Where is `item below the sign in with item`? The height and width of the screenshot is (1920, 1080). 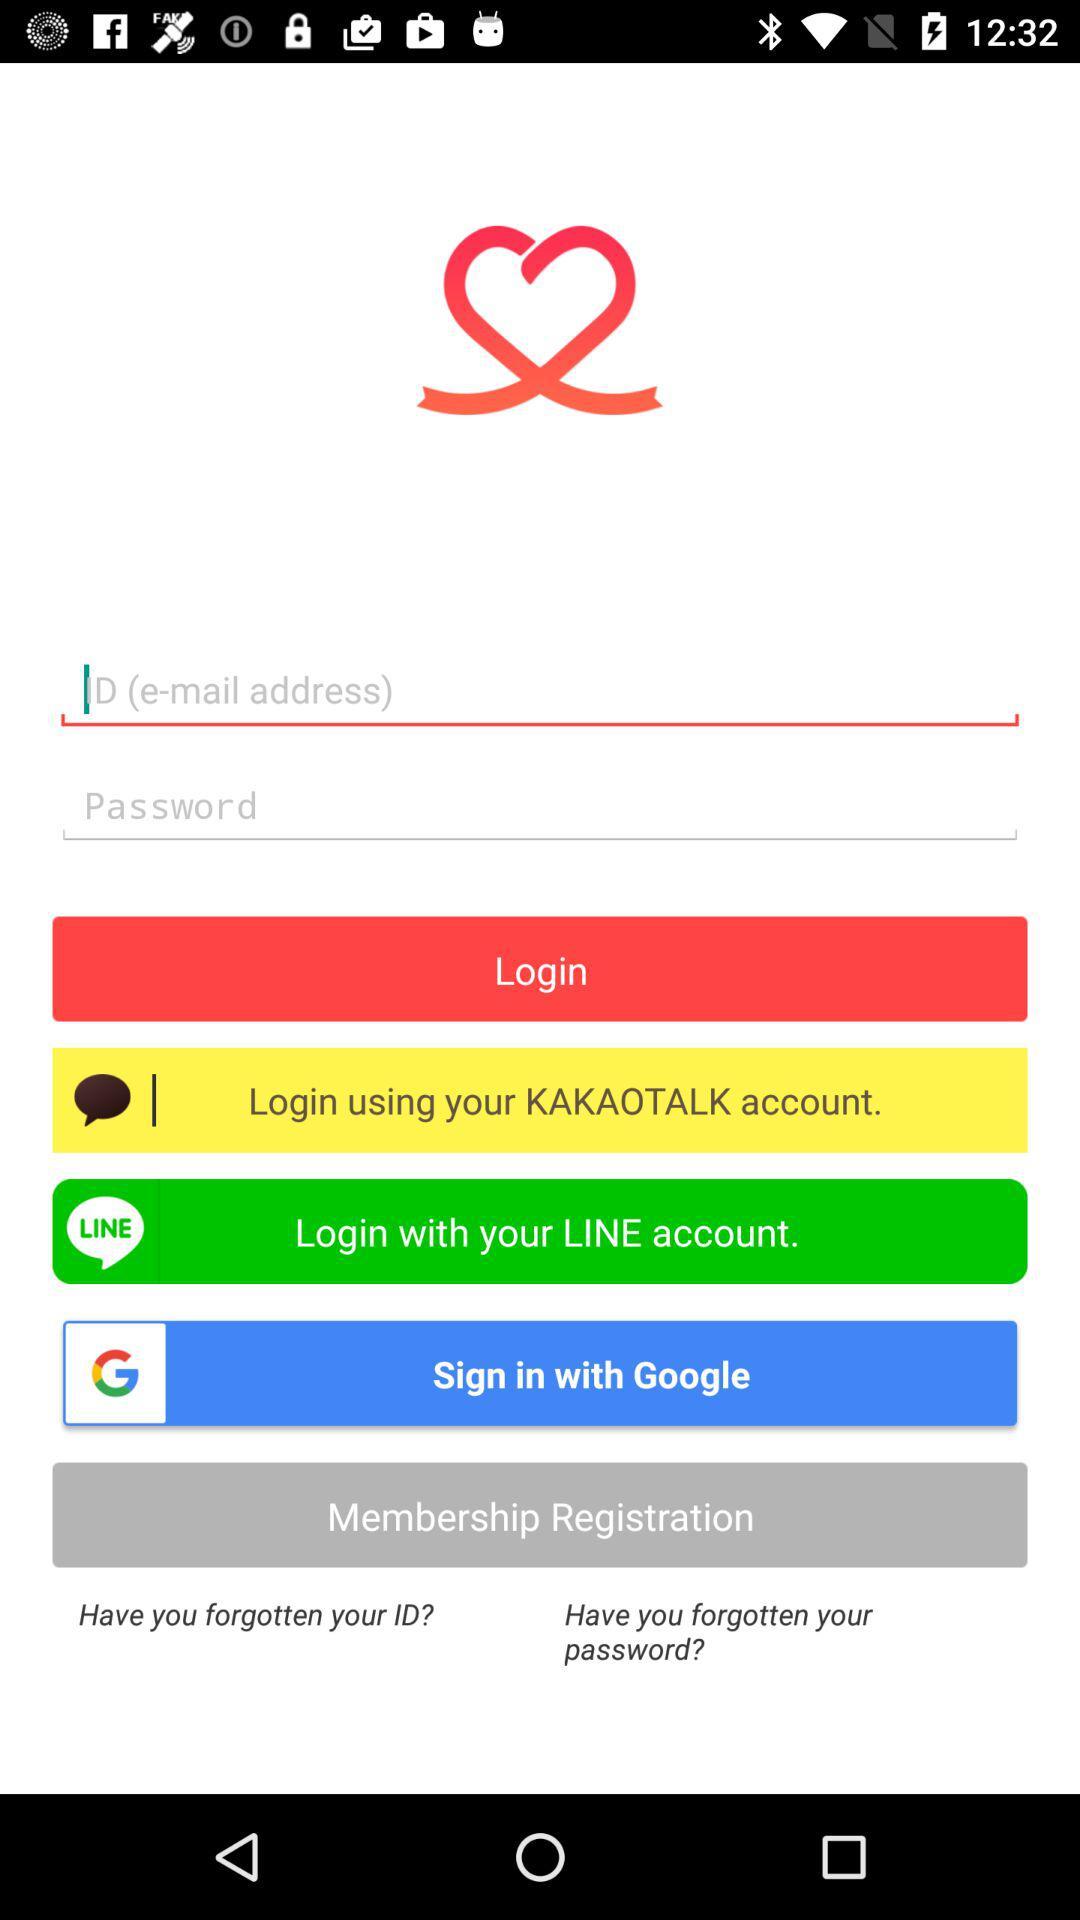
item below the sign in with item is located at coordinates (540, 1515).